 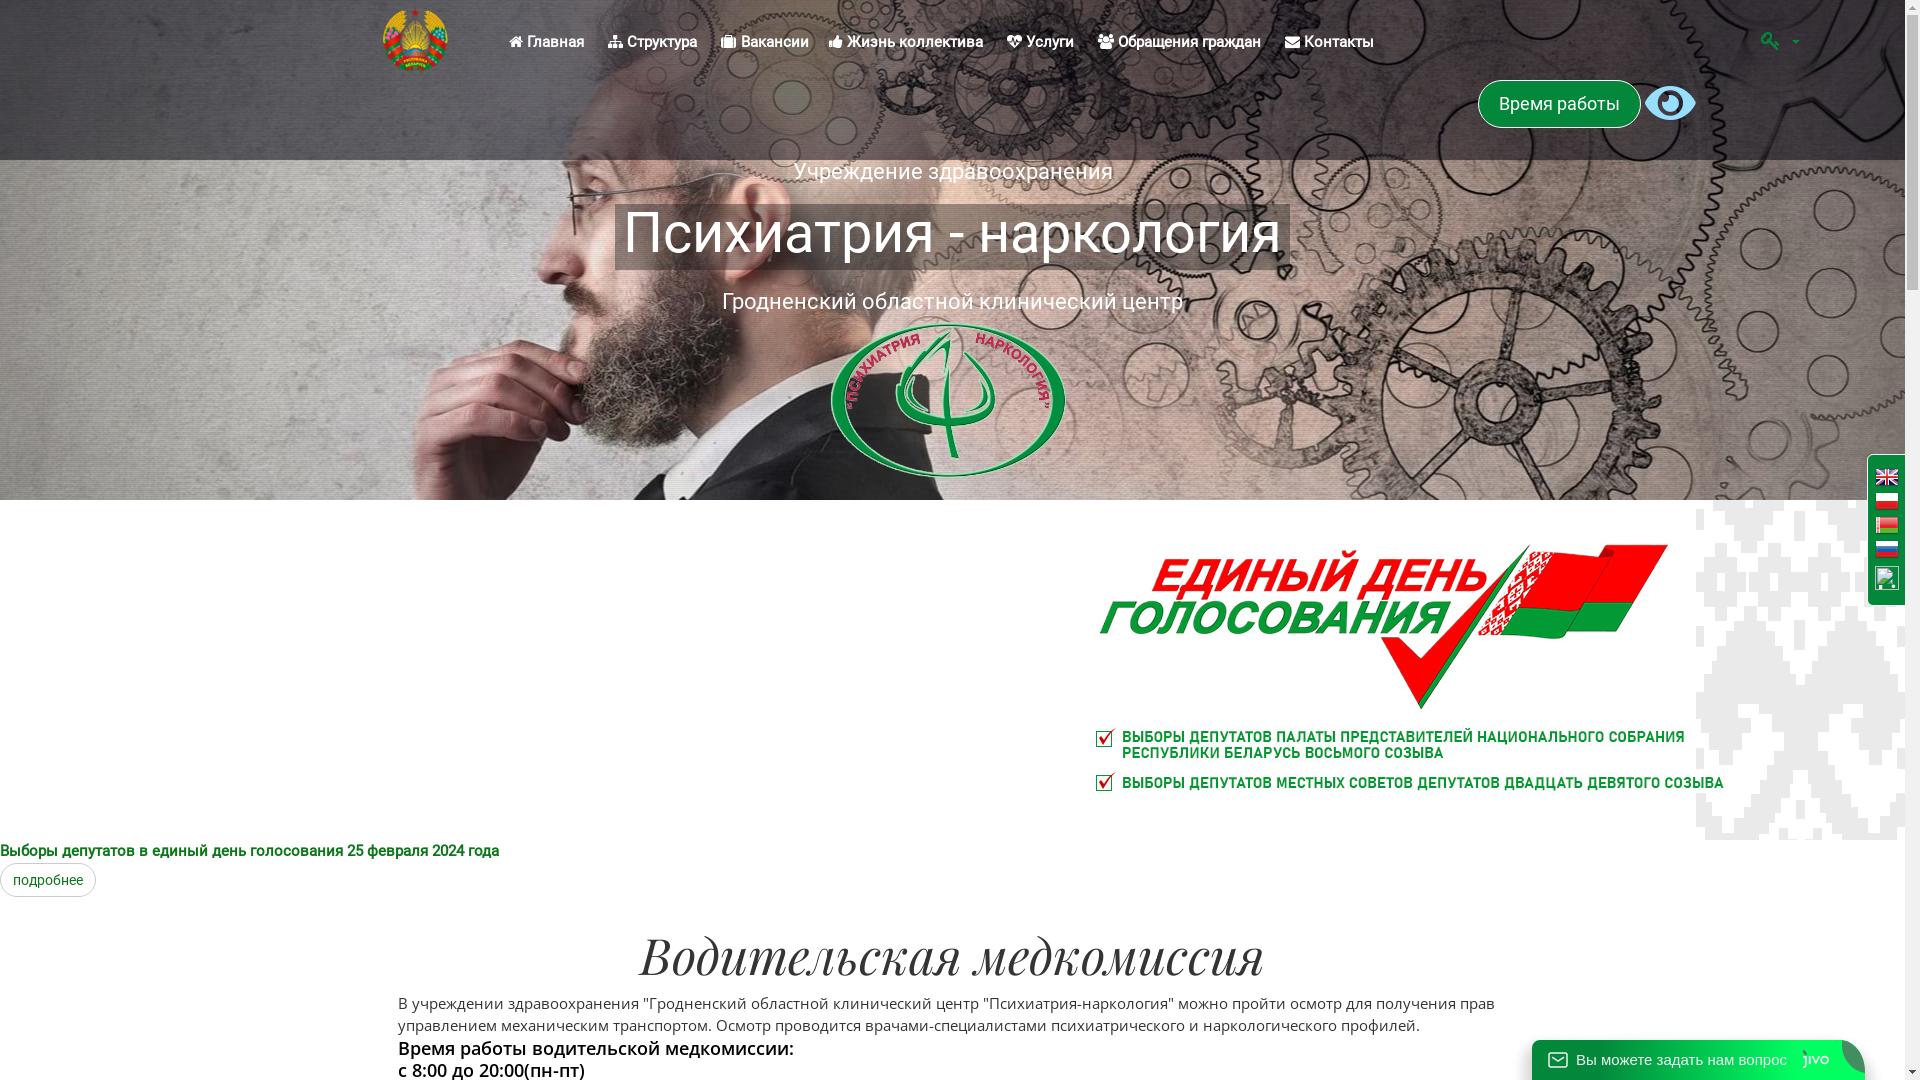 I want to click on 'Russian', so click(x=1885, y=551).